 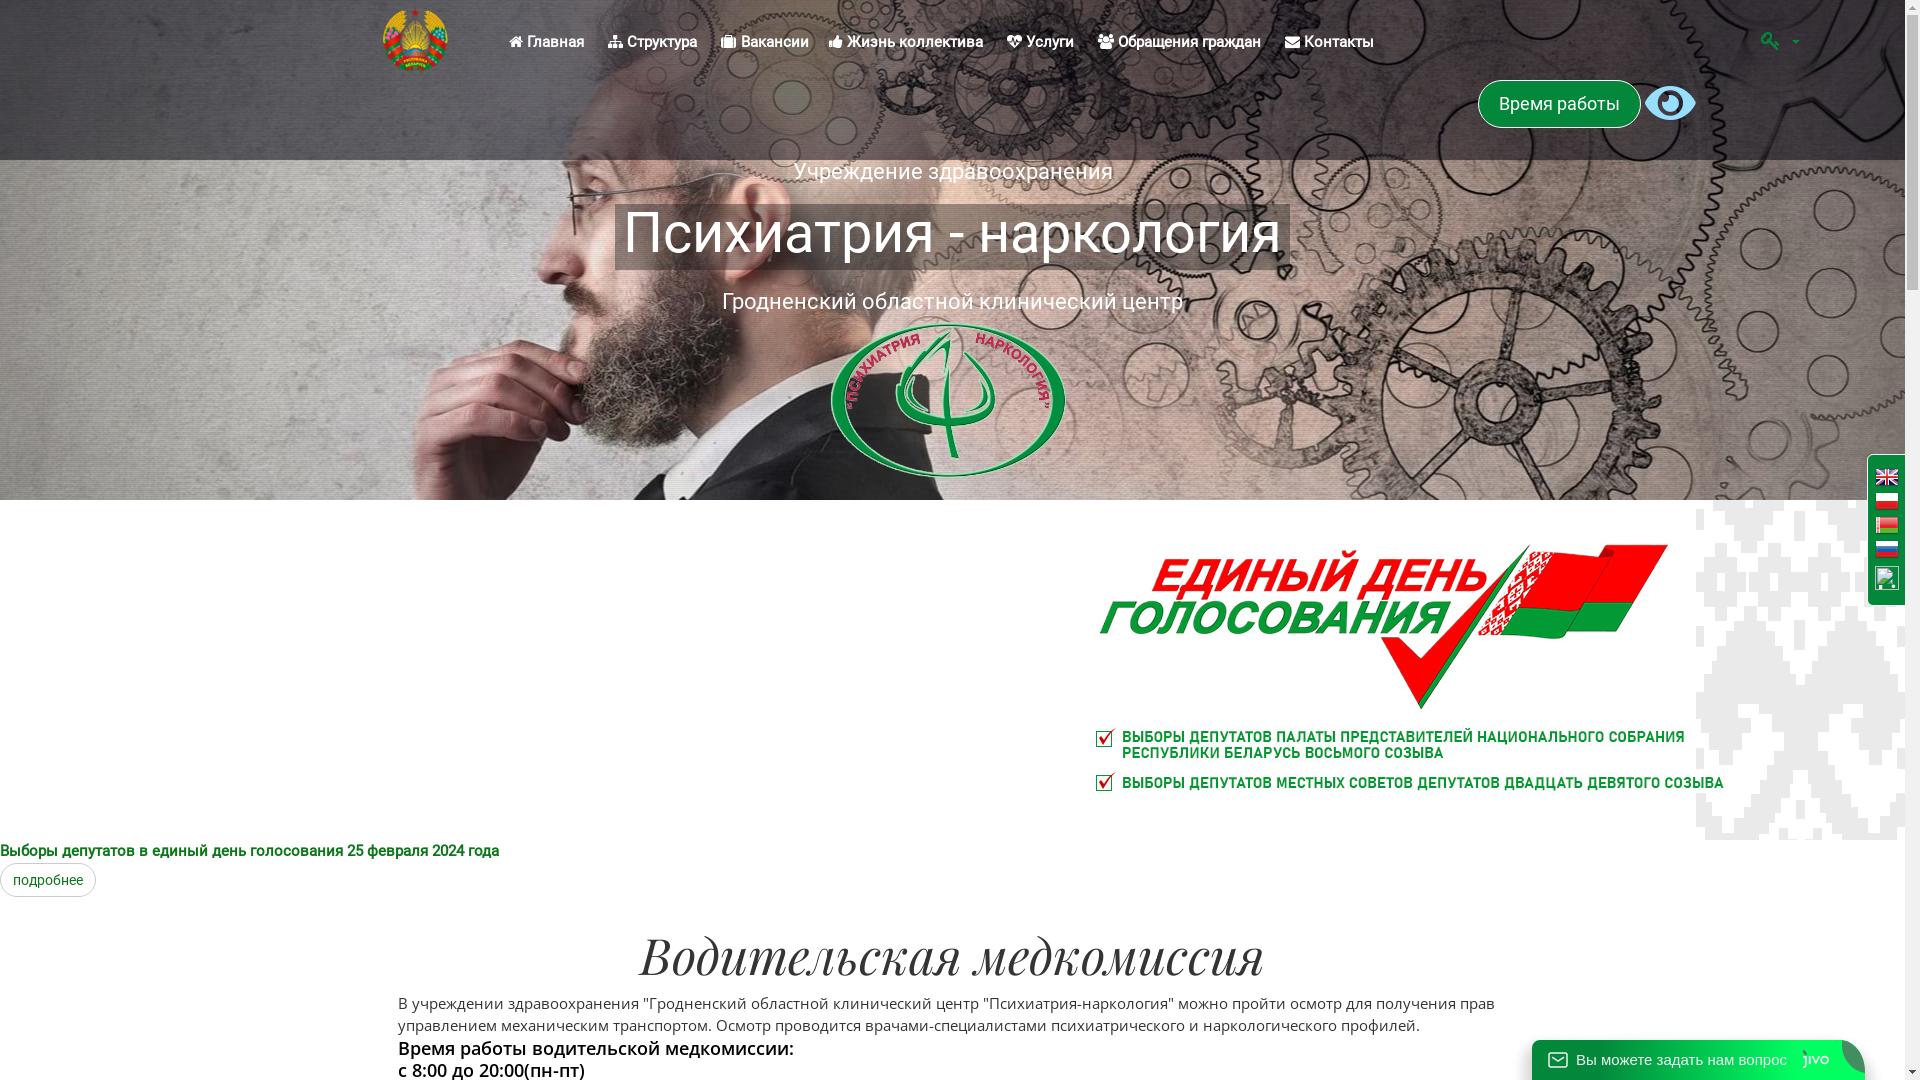 I want to click on 'Russian', so click(x=1885, y=551).